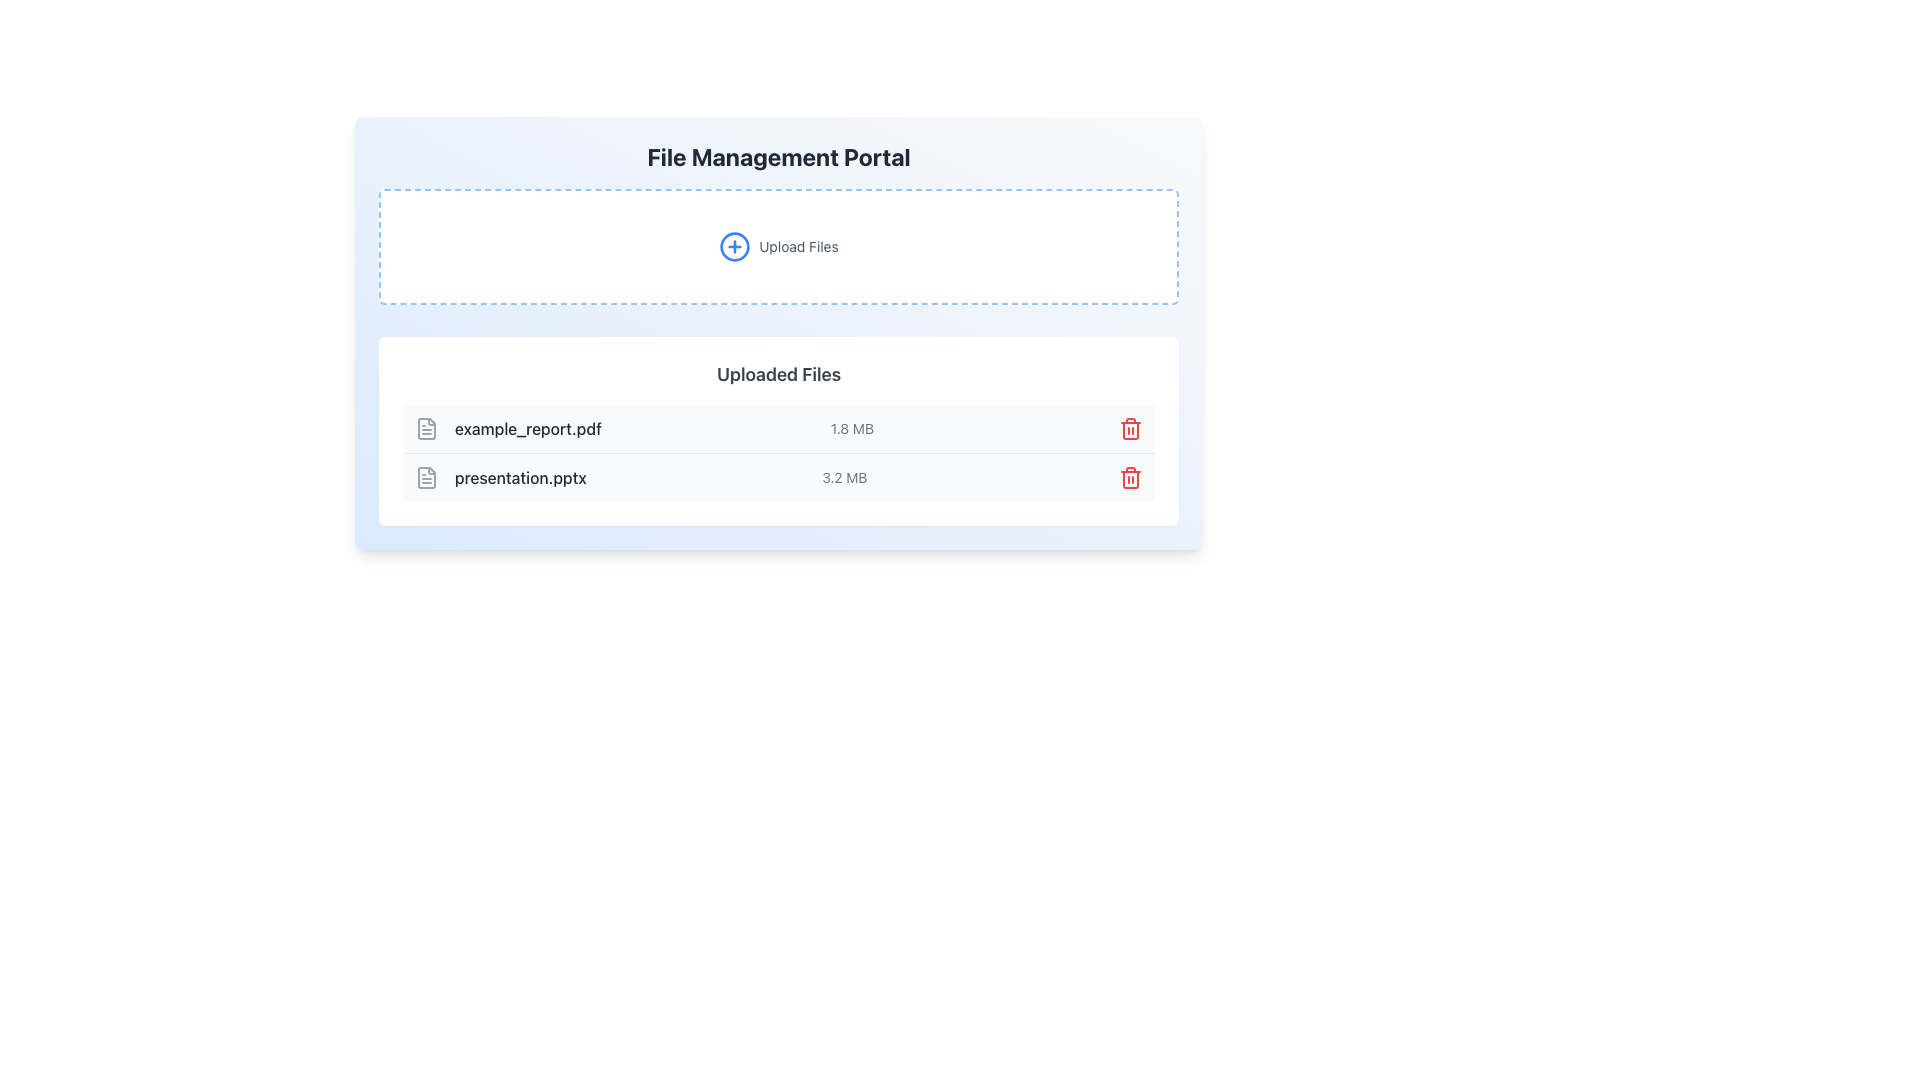 The height and width of the screenshot is (1080, 1920). What do you see at coordinates (844, 478) in the screenshot?
I see `the text label displaying '3.2 MB' in gray color, which is aligned to the right of the file name 'presentation.pptx' in the bottom file row of the uploaded files table` at bounding box center [844, 478].